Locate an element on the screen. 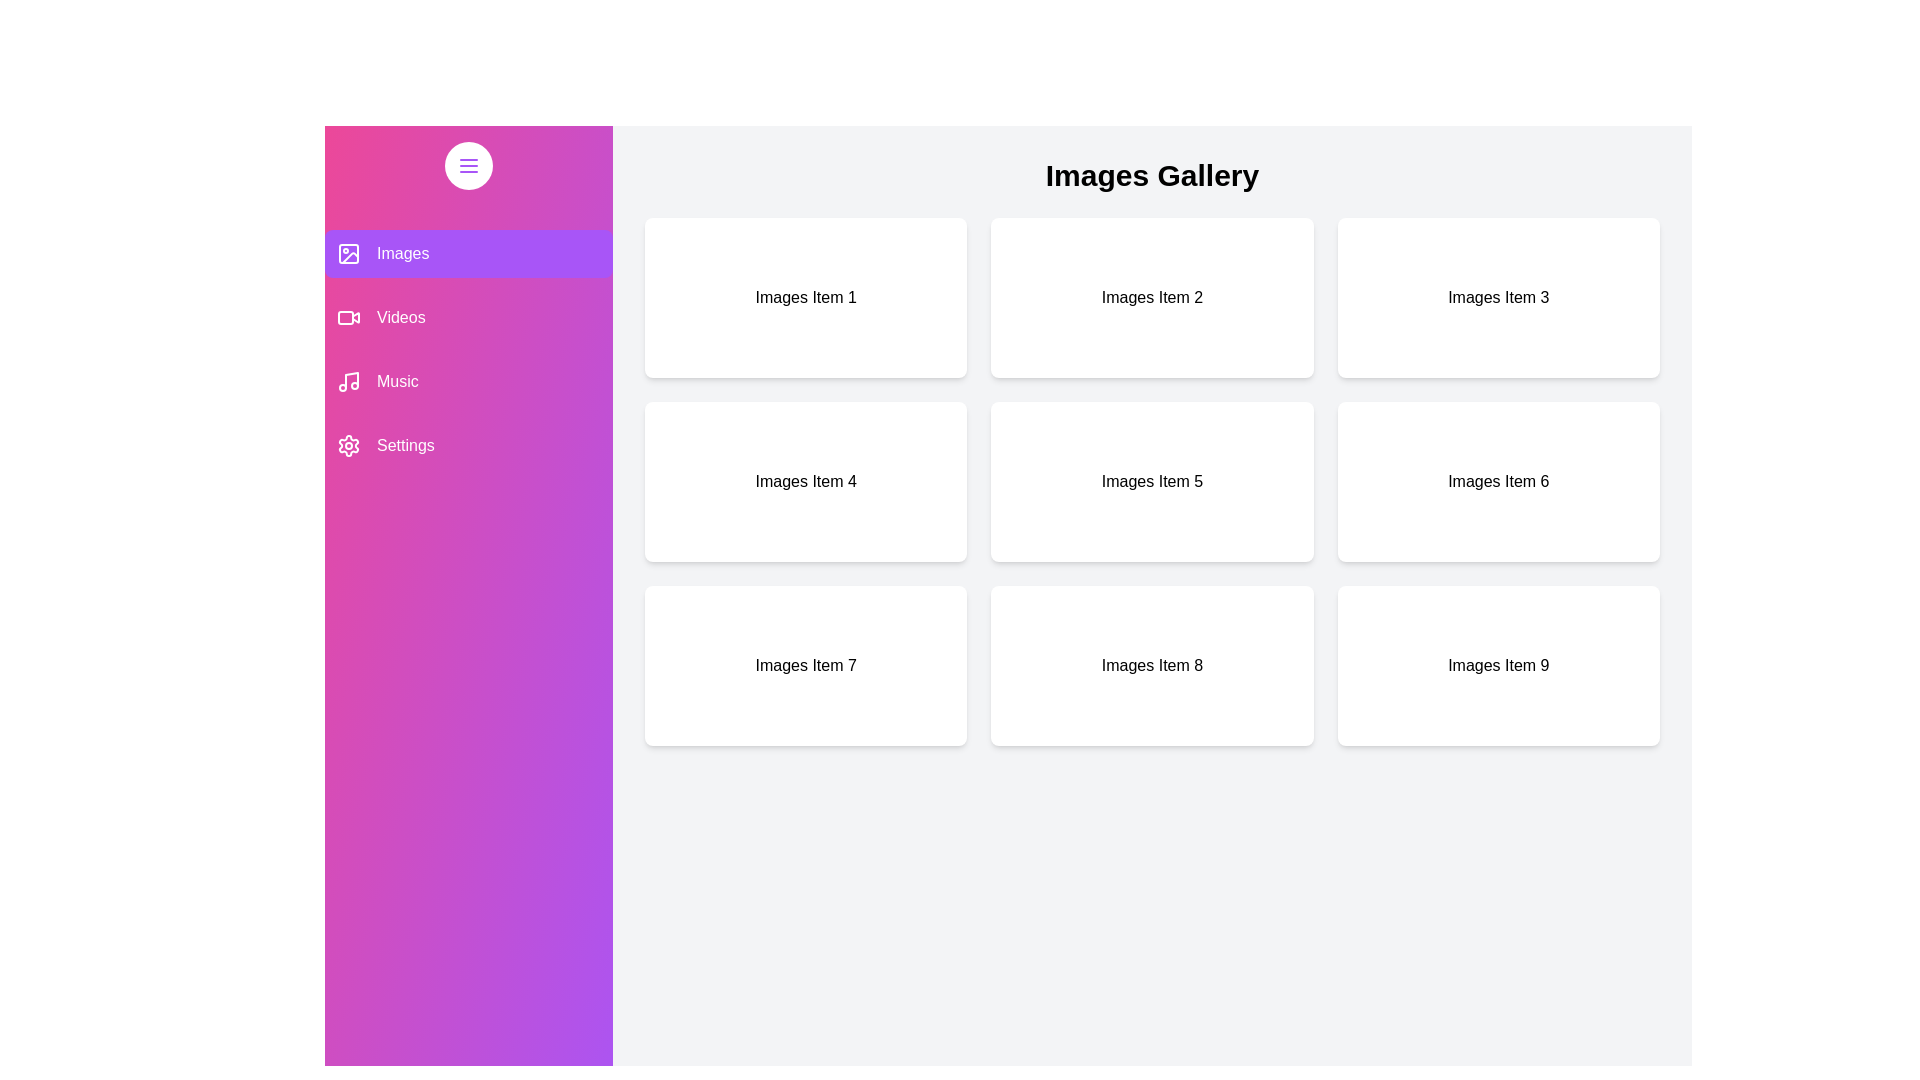 The image size is (1920, 1080). toggle button located at the top-left corner of the drawer to toggle its open or closed state is located at coordinates (468, 164).